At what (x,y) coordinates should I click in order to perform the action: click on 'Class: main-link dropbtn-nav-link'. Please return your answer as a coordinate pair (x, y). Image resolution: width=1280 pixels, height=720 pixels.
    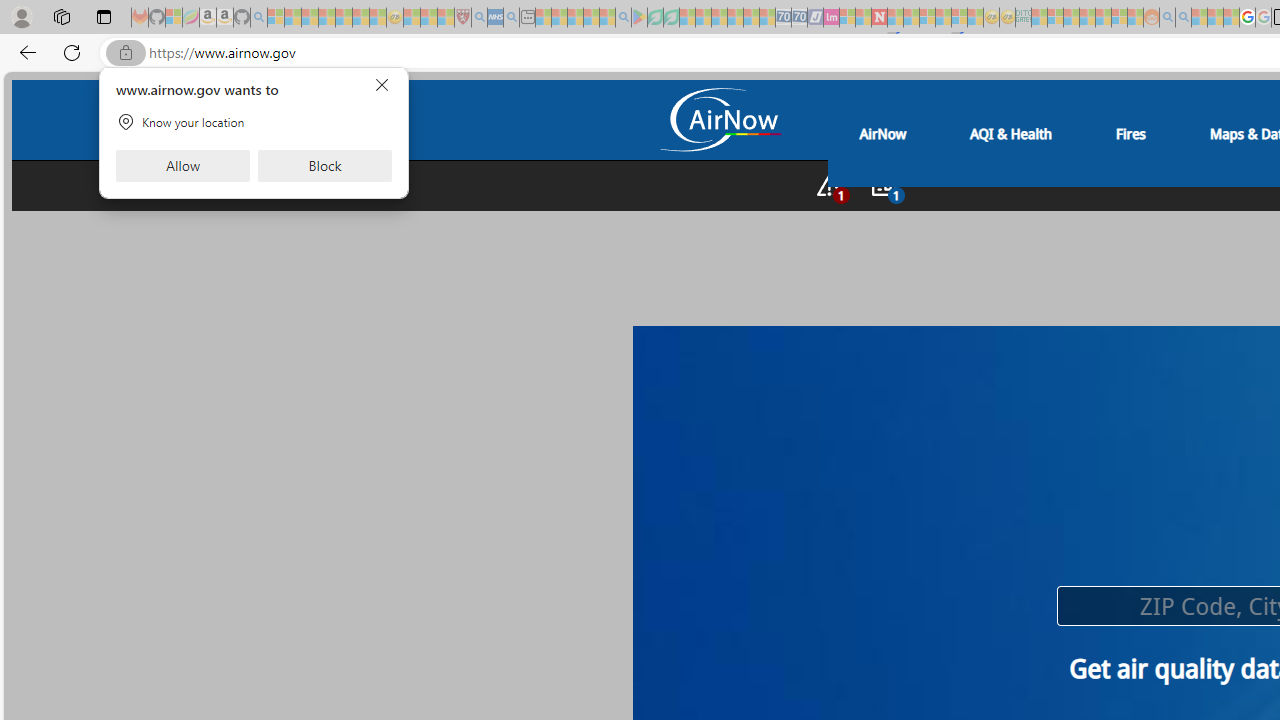
    Looking at the image, I should click on (1130, 133).